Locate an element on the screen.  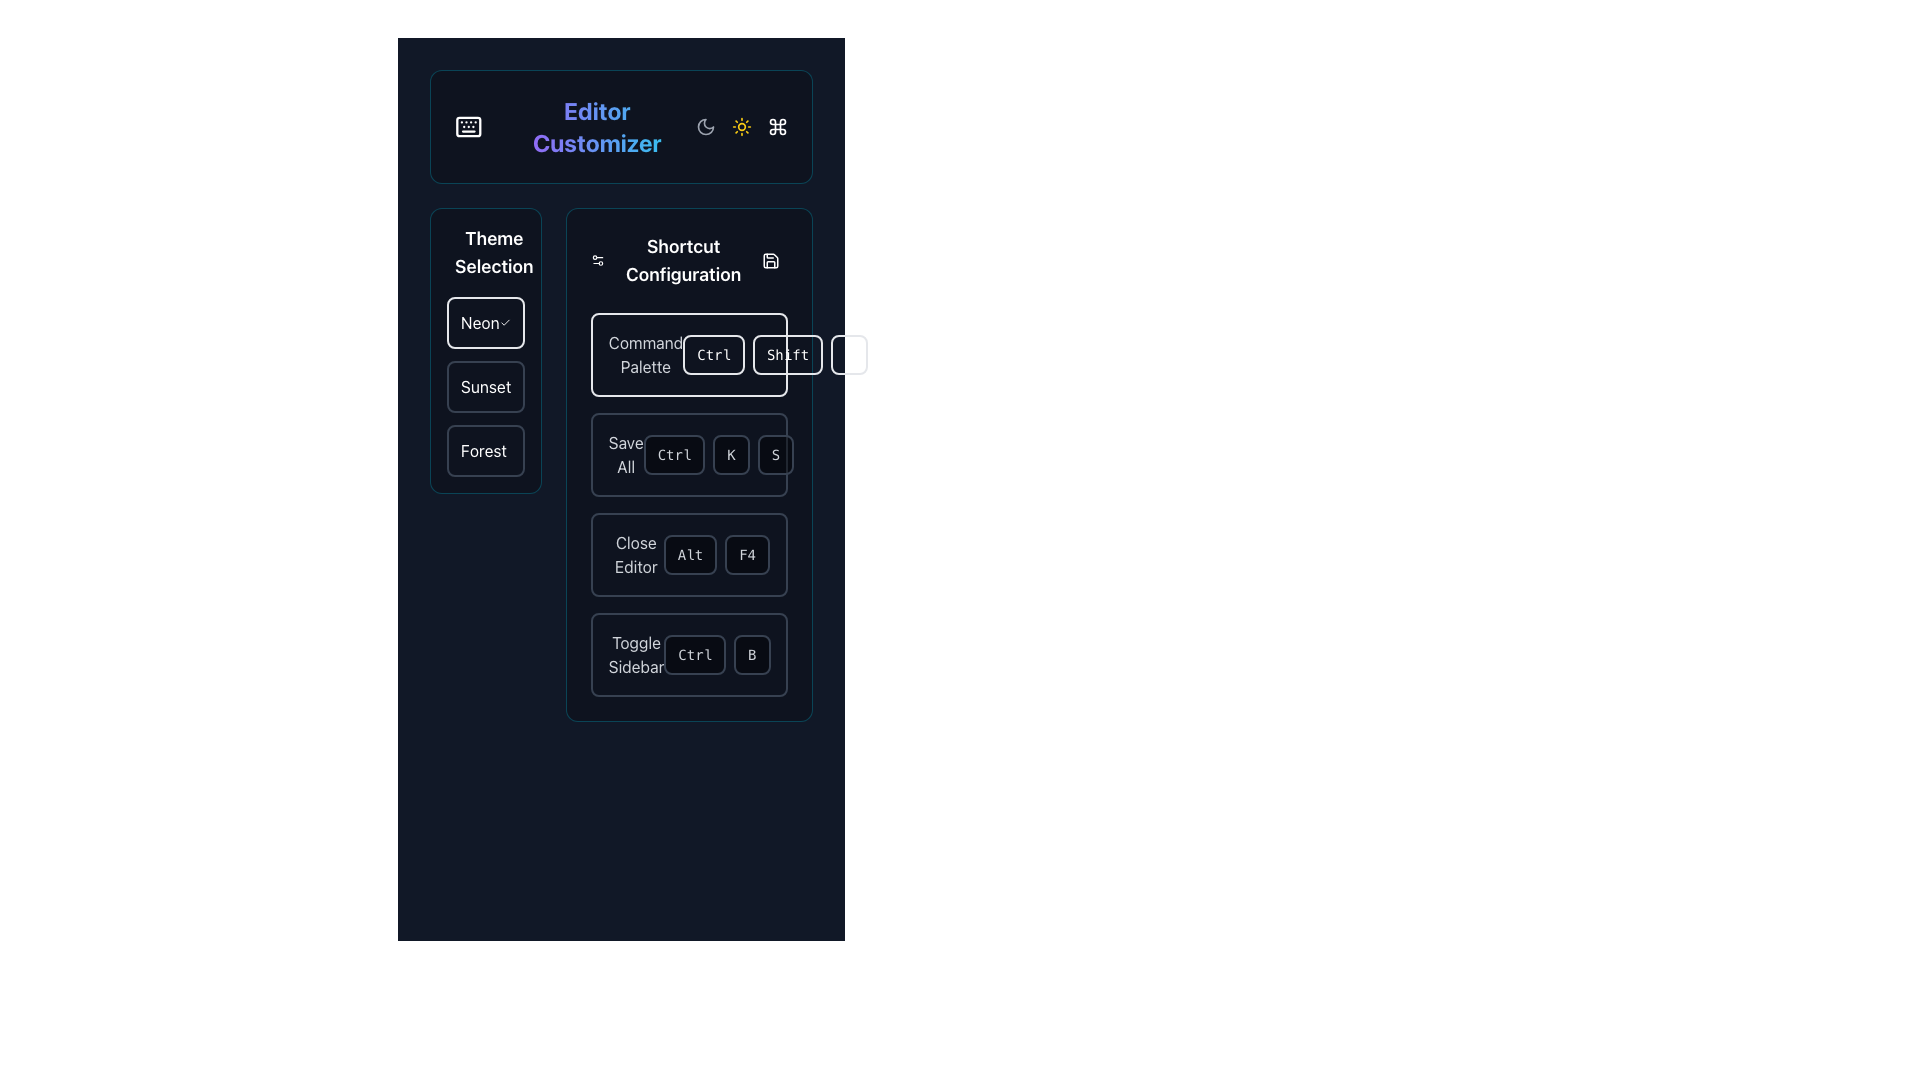
the sun icon located near the title 'Editor Customizer', which toggles or indicates a 'light mode' feature is located at coordinates (741, 127).